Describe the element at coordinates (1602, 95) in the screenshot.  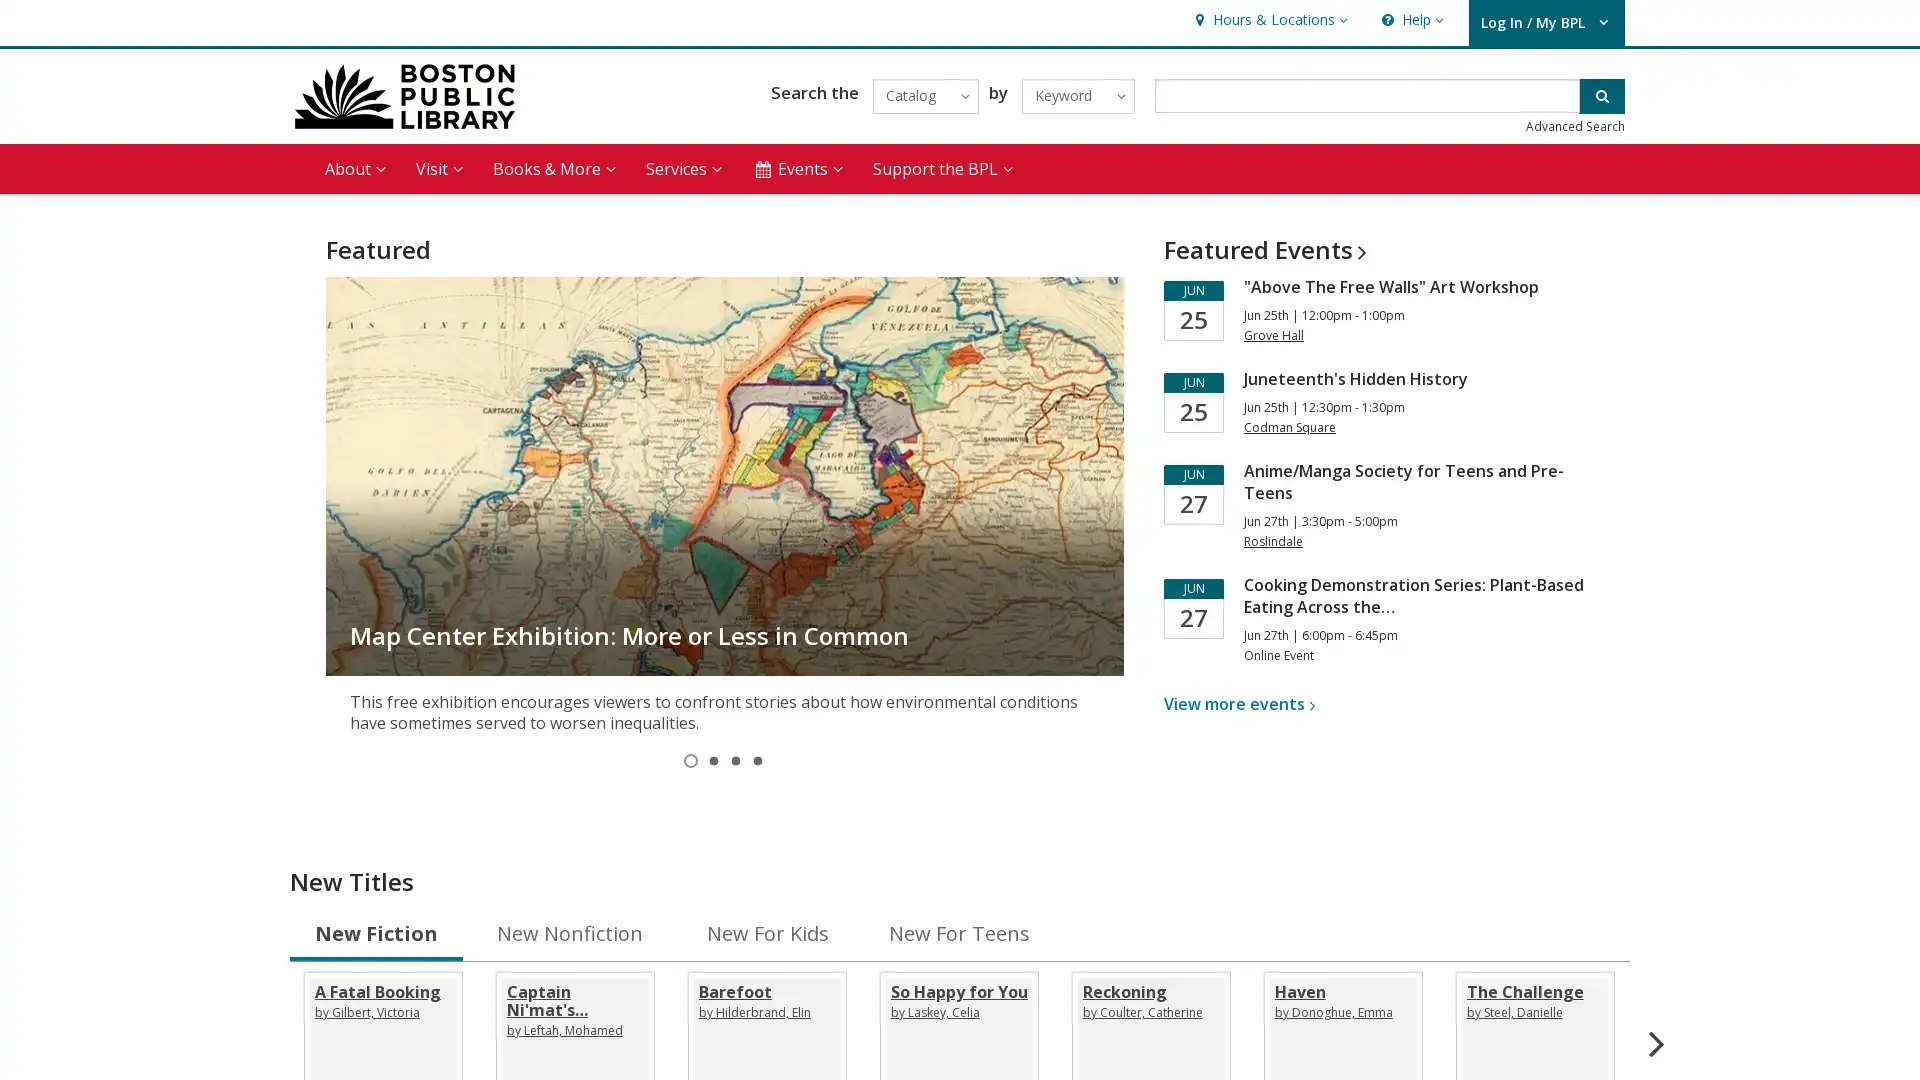
I see `Search` at that location.